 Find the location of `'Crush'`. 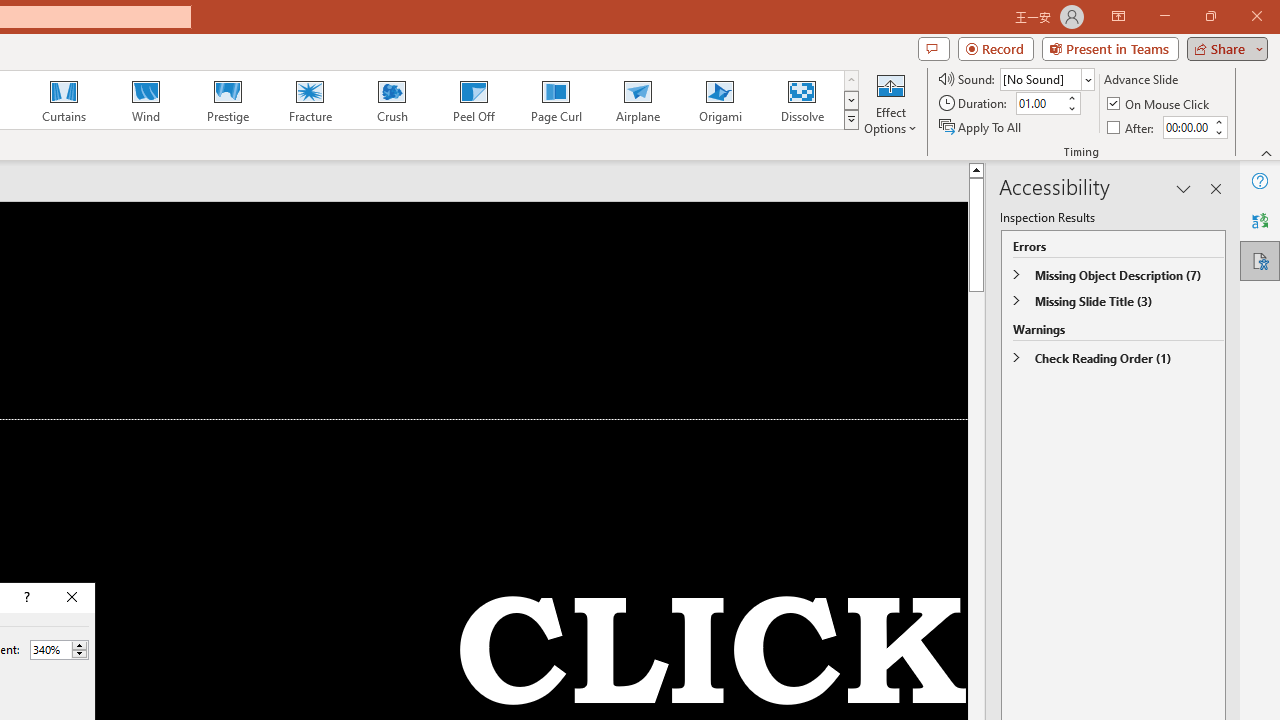

'Crush' is located at coordinates (391, 100).